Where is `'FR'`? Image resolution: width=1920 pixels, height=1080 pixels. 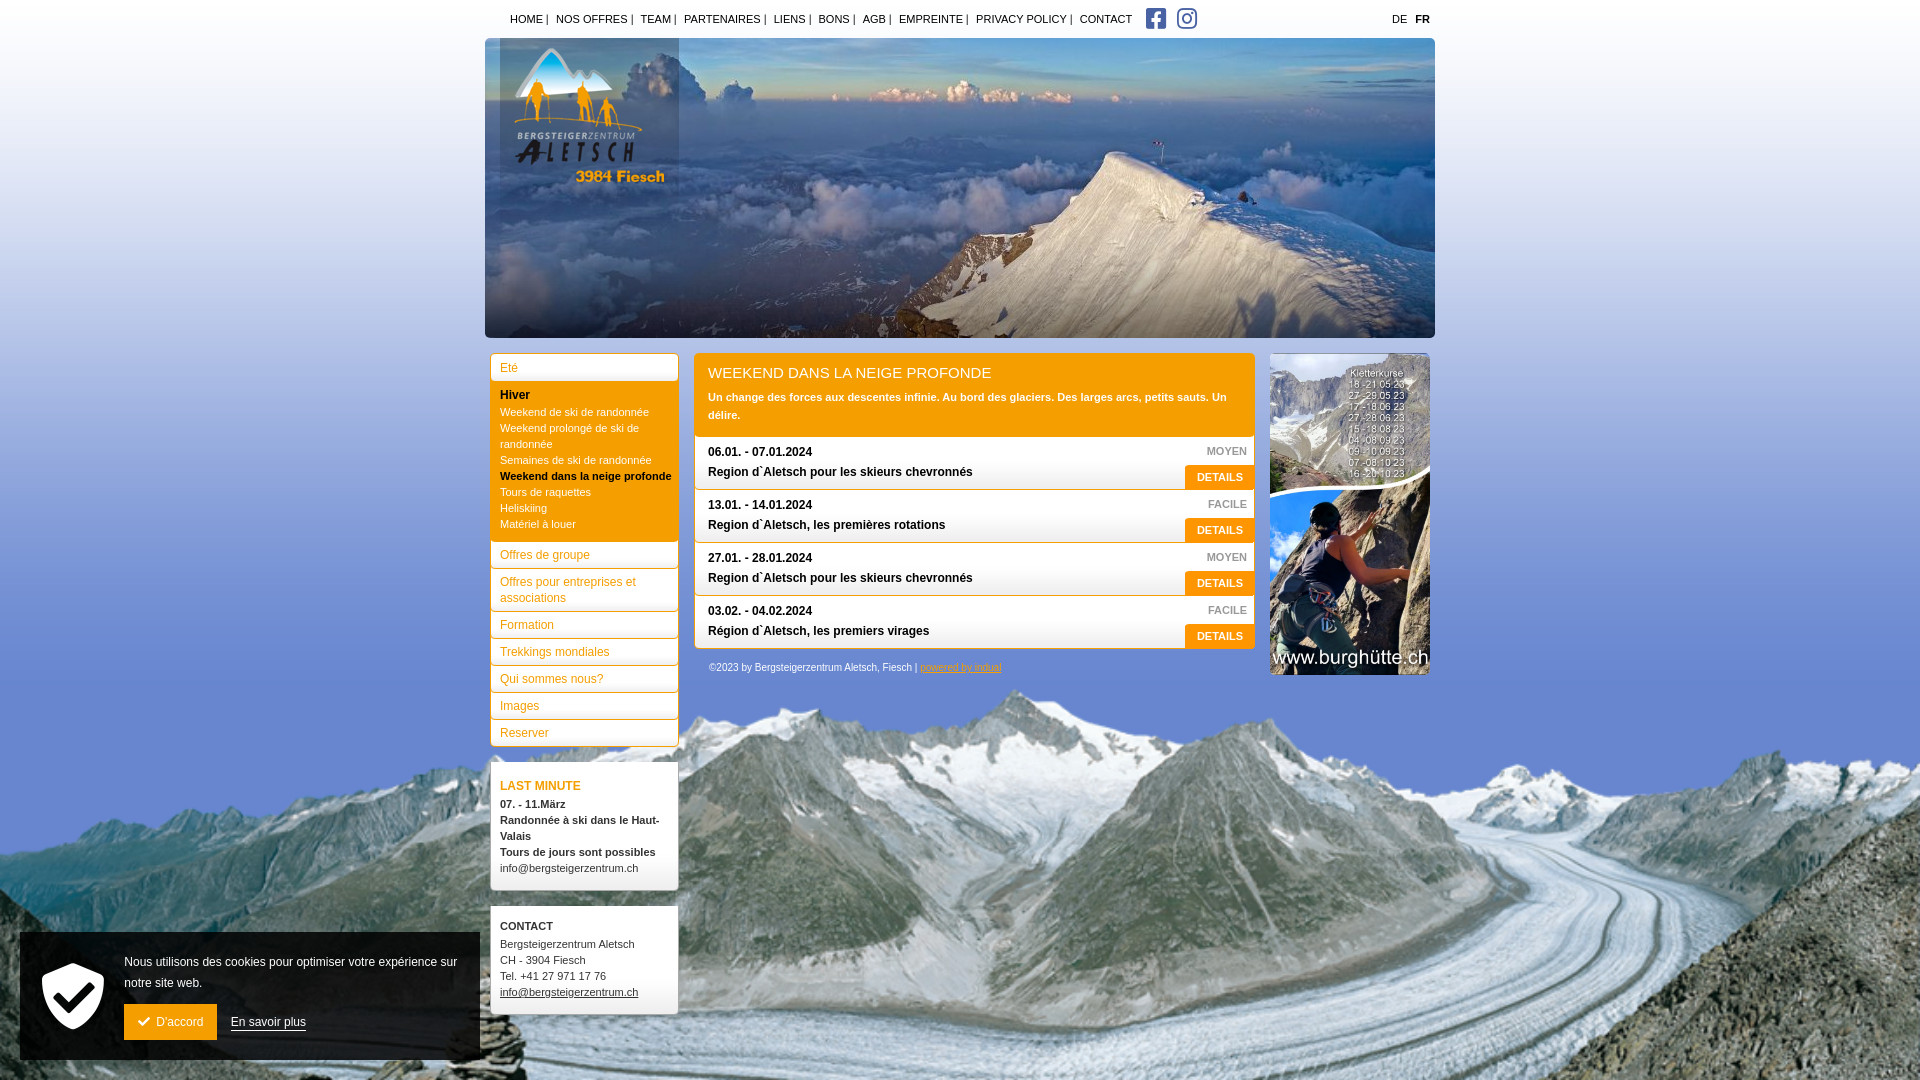 'FR' is located at coordinates (1421, 19).